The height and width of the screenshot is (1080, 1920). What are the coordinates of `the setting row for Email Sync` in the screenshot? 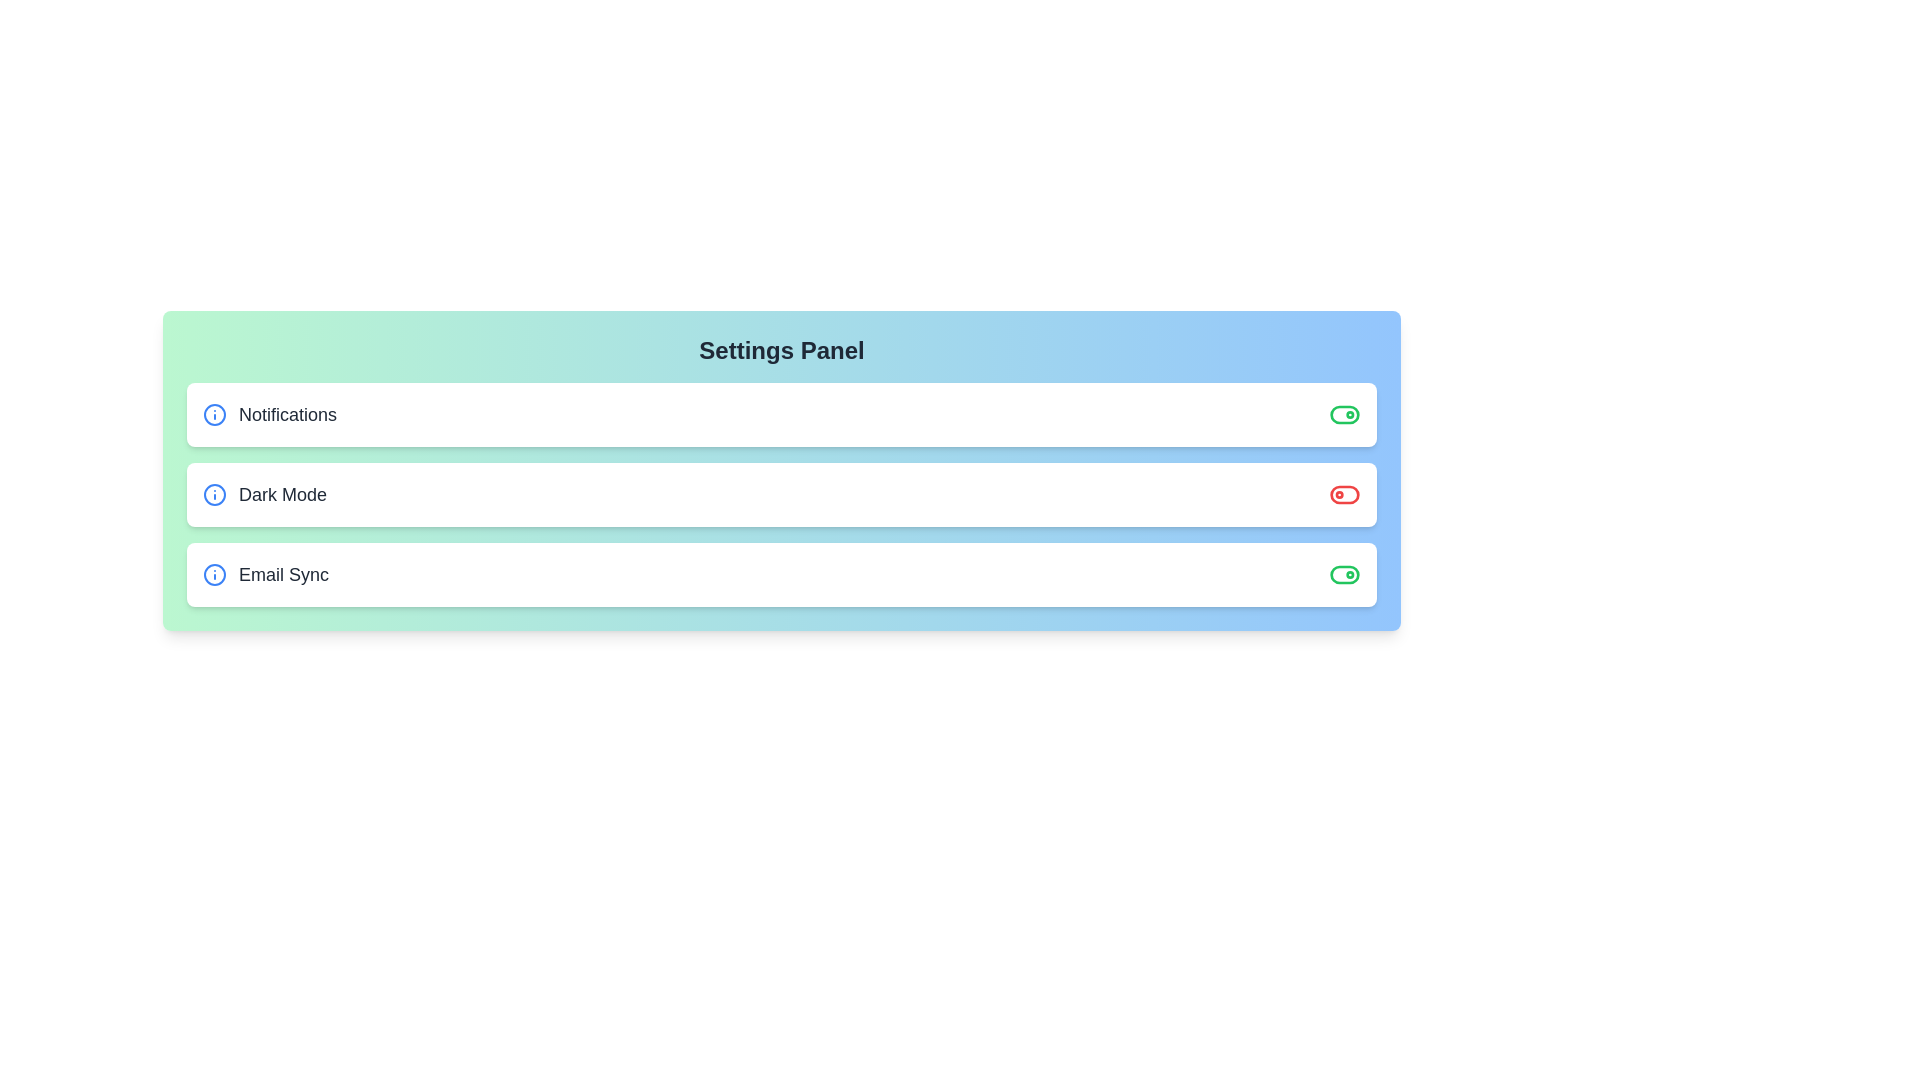 It's located at (781, 574).